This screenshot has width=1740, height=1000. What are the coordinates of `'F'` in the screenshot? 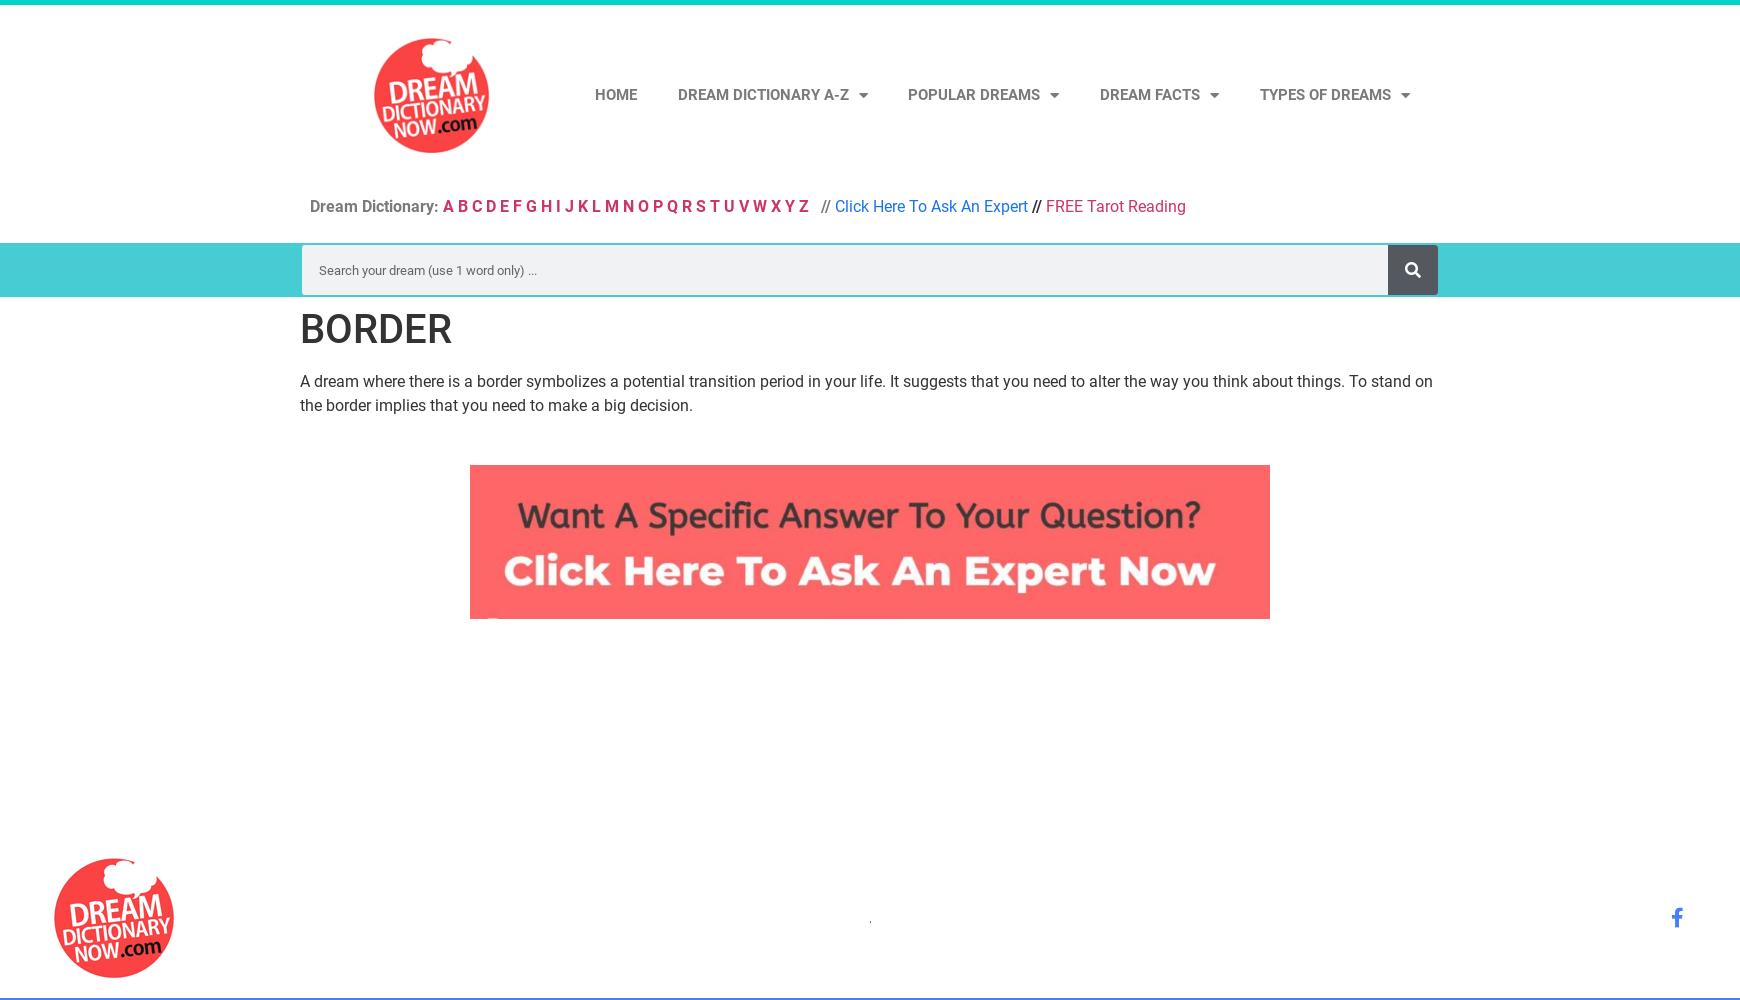 It's located at (516, 205).